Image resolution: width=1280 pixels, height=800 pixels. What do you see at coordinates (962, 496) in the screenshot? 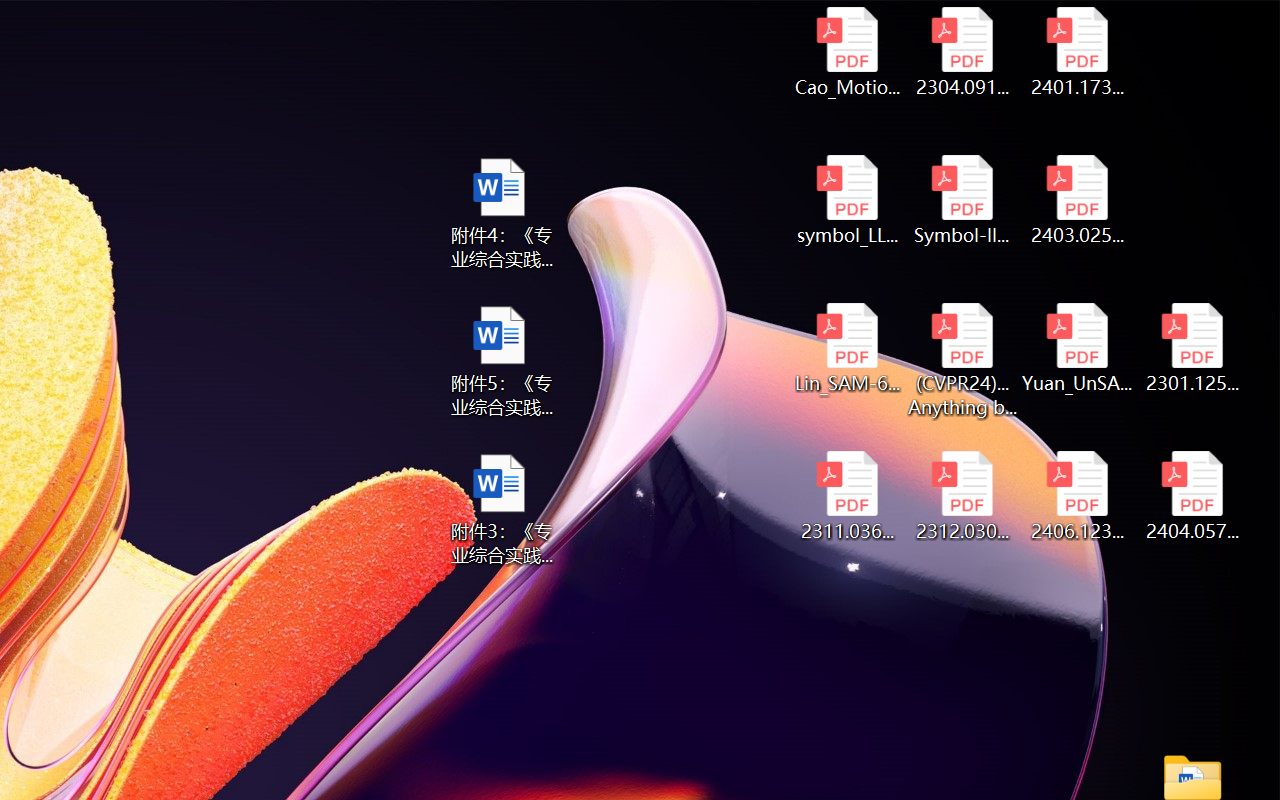
I see `'2312.03032v2.pdf'` at bounding box center [962, 496].